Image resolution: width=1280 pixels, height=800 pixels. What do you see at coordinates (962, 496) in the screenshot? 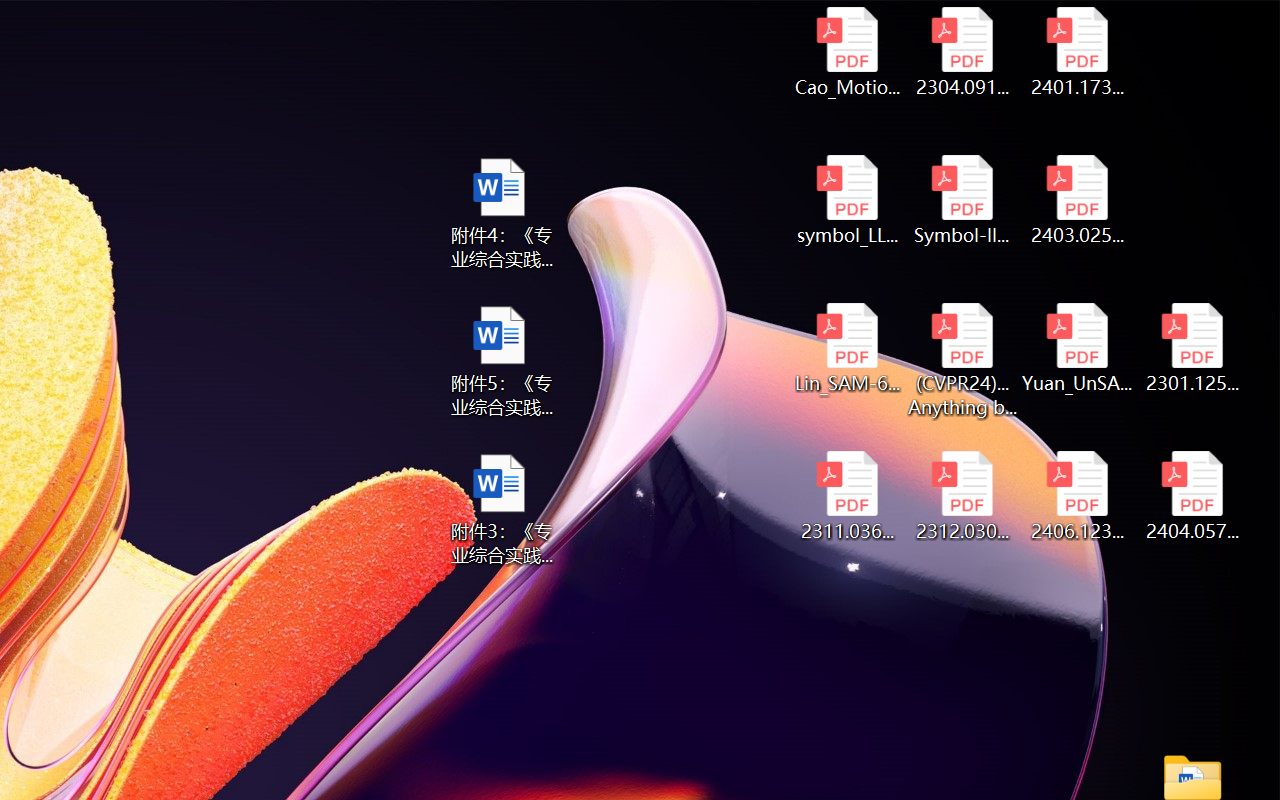
I see `'2312.03032v2.pdf'` at bounding box center [962, 496].